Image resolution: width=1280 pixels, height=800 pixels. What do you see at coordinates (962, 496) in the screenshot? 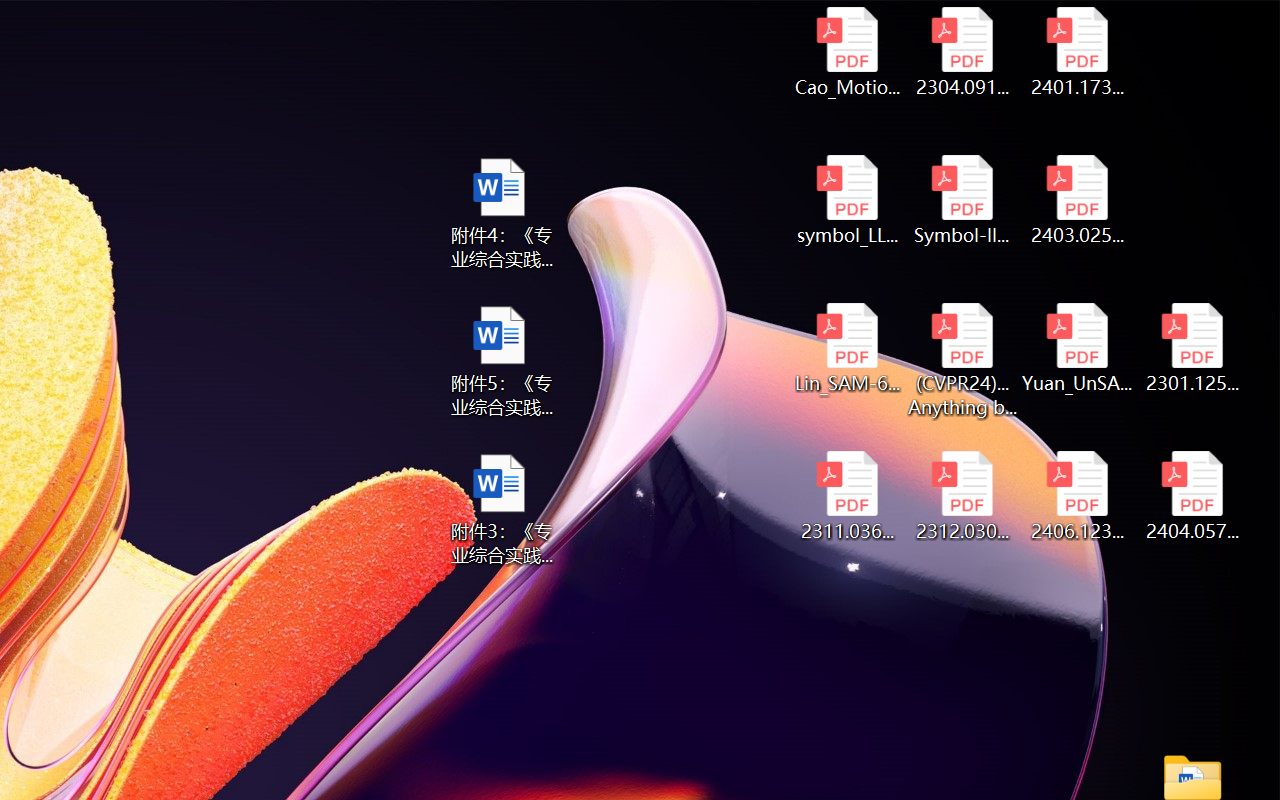
I see `'2312.03032v2.pdf'` at bounding box center [962, 496].